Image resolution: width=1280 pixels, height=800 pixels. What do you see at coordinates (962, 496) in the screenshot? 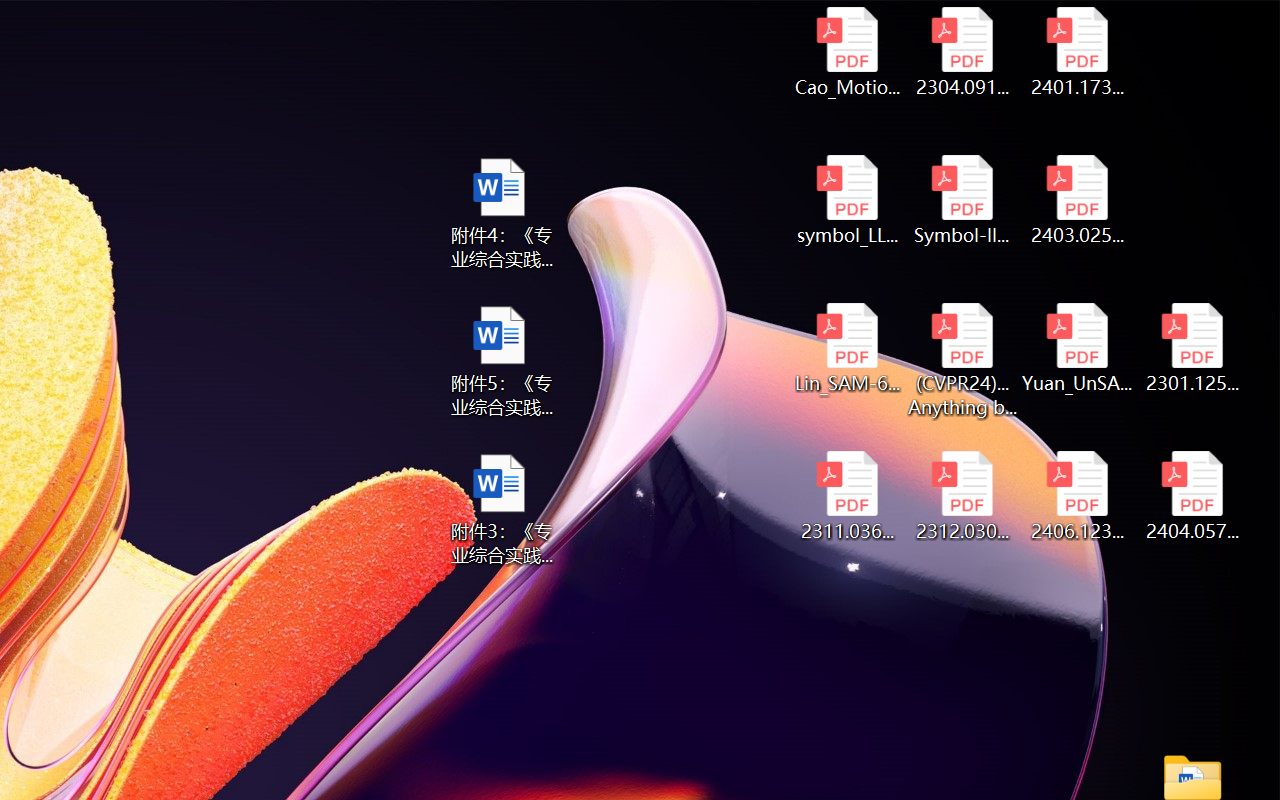
I see `'2312.03032v2.pdf'` at bounding box center [962, 496].